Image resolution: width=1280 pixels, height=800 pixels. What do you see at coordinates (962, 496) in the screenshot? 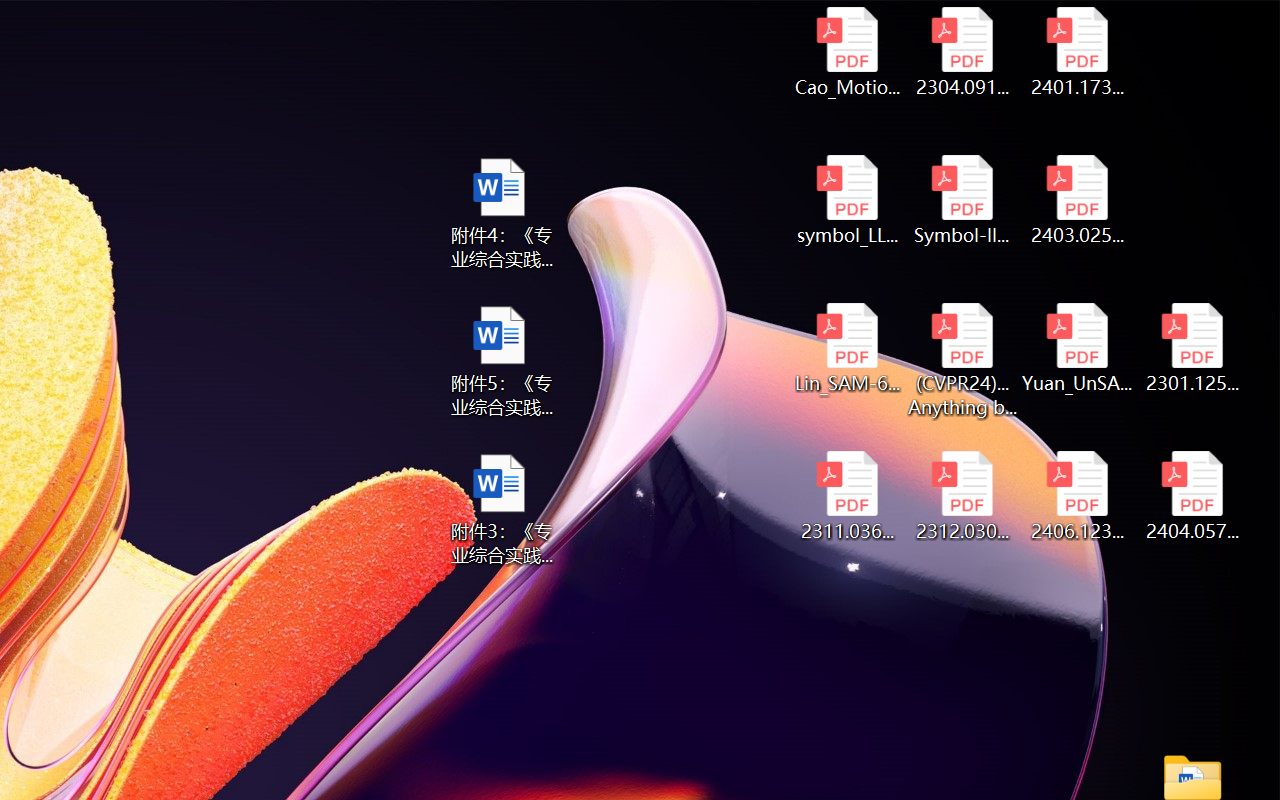
I see `'2312.03032v2.pdf'` at bounding box center [962, 496].